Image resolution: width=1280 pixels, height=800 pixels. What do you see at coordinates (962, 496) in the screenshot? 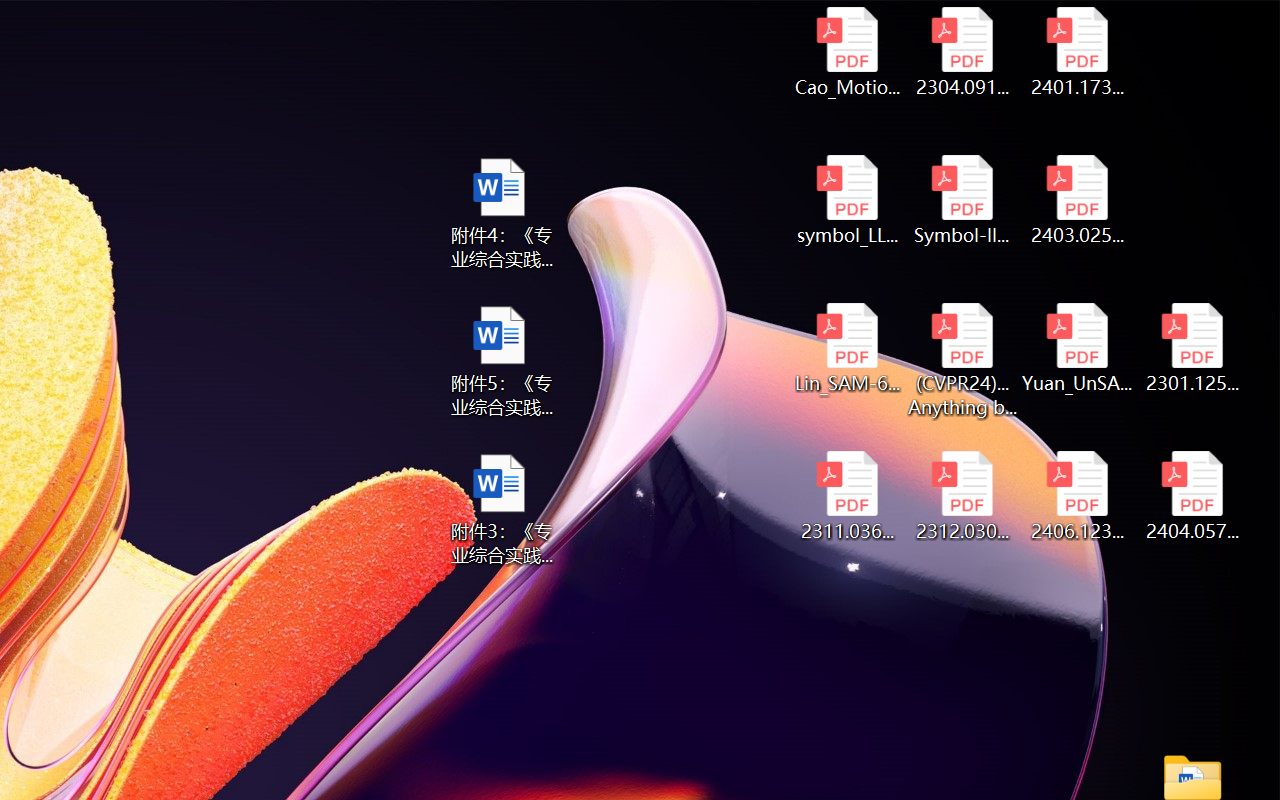
I see `'2312.03032v2.pdf'` at bounding box center [962, 496].